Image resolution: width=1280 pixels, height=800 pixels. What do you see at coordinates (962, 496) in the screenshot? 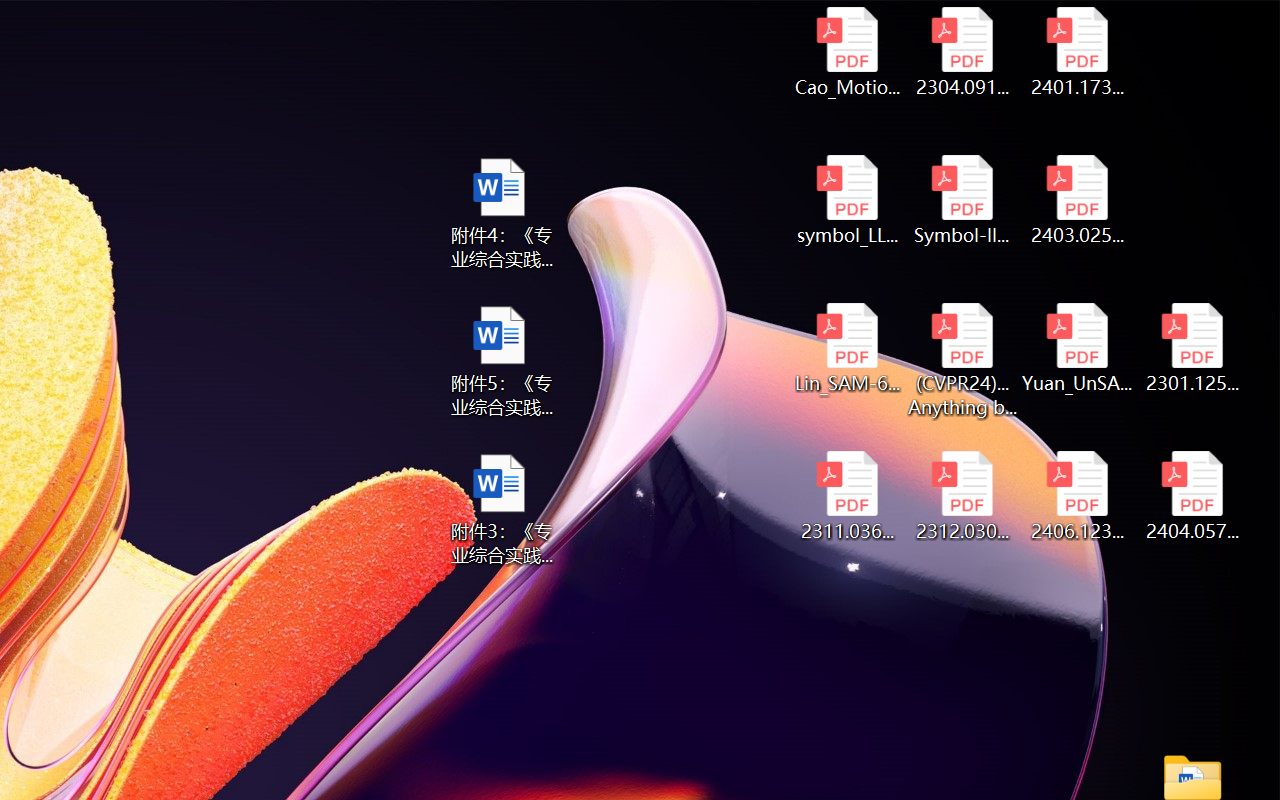
I see `'2312.03032v2.pdf'` at bounding box center [962, 496].